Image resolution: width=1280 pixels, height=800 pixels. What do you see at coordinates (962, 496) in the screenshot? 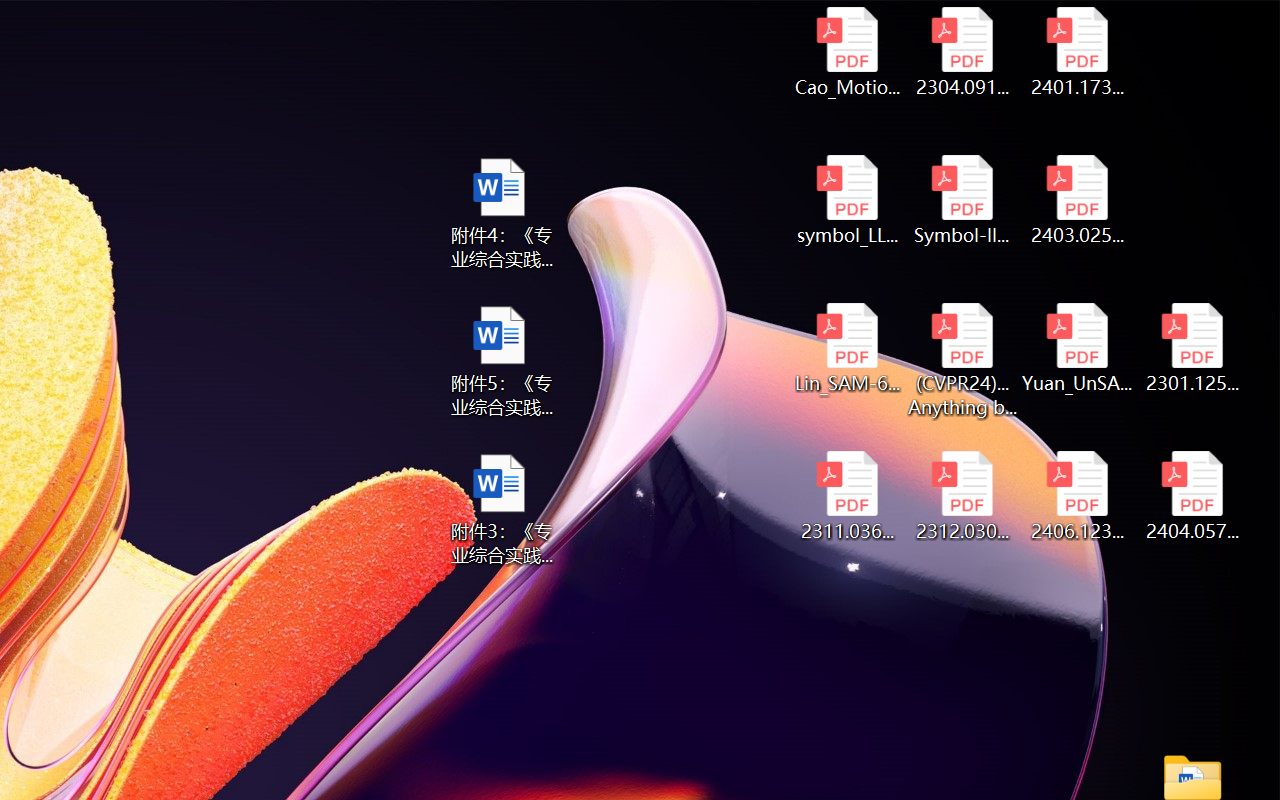
I see `'2312.03032v2.pdf'` at bounding box center [962, 496].